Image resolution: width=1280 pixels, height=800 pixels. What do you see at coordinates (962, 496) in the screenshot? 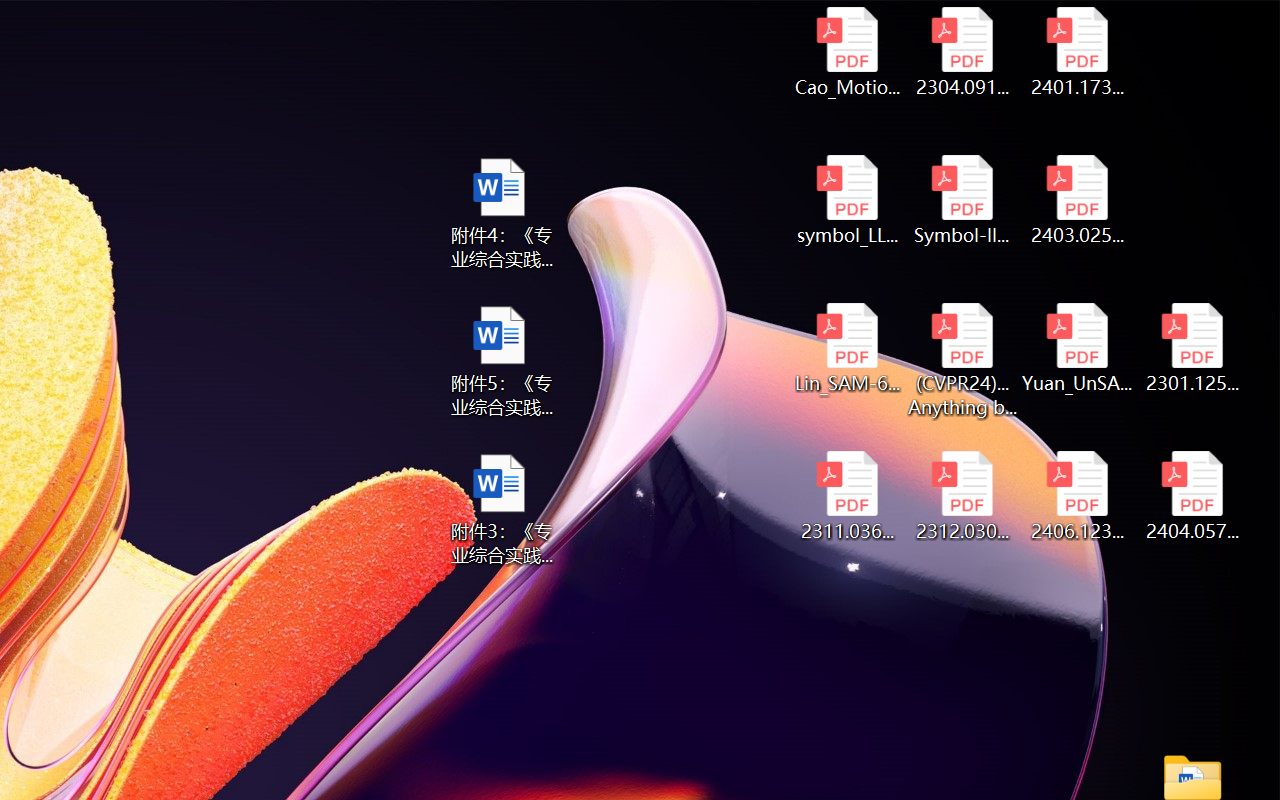
I see `'2312.03032v2.pdf'` at bounding box center [962, 496].